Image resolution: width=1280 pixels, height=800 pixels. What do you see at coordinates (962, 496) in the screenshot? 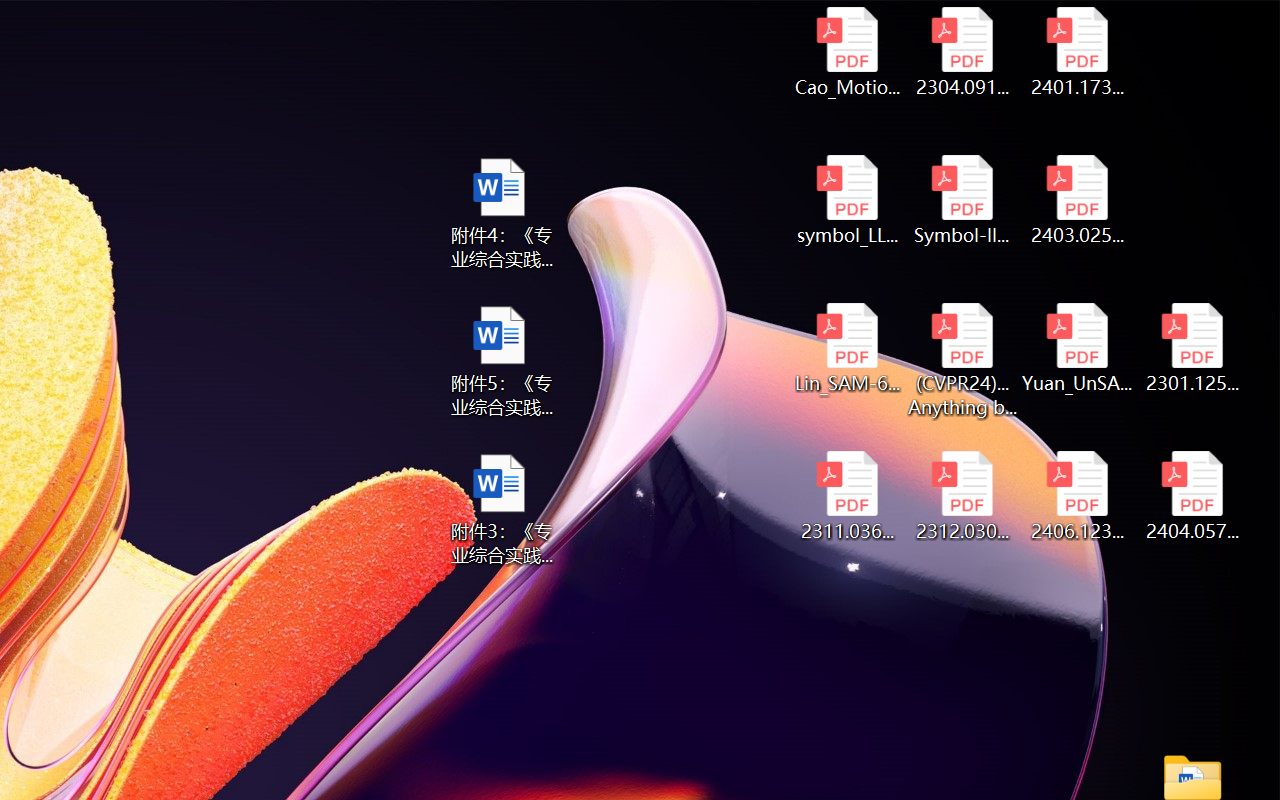
I see `'2312.03032v2.pdf'` at bounding box center [962, 496].